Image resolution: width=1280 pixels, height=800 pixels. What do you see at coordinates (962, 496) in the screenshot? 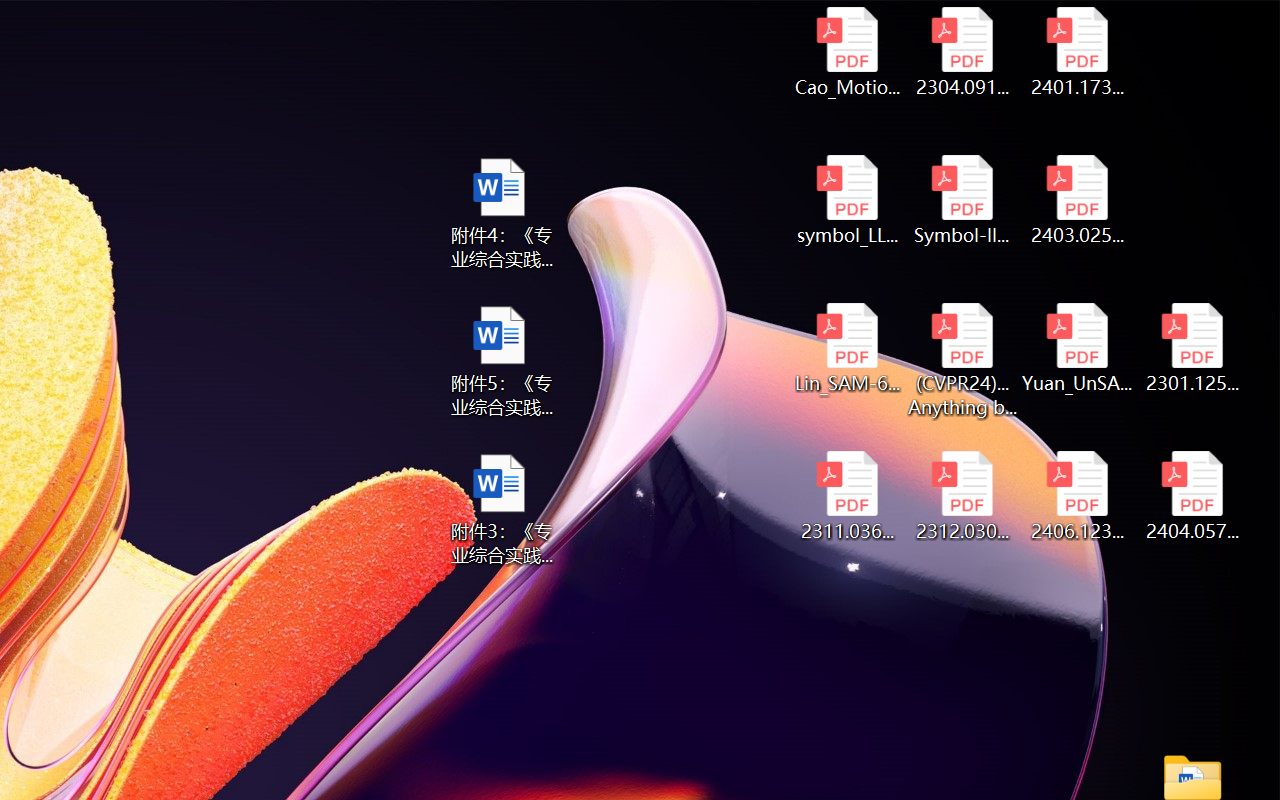
I see `'2312.03032v2.pdf'` at bounding box center [962, 496].